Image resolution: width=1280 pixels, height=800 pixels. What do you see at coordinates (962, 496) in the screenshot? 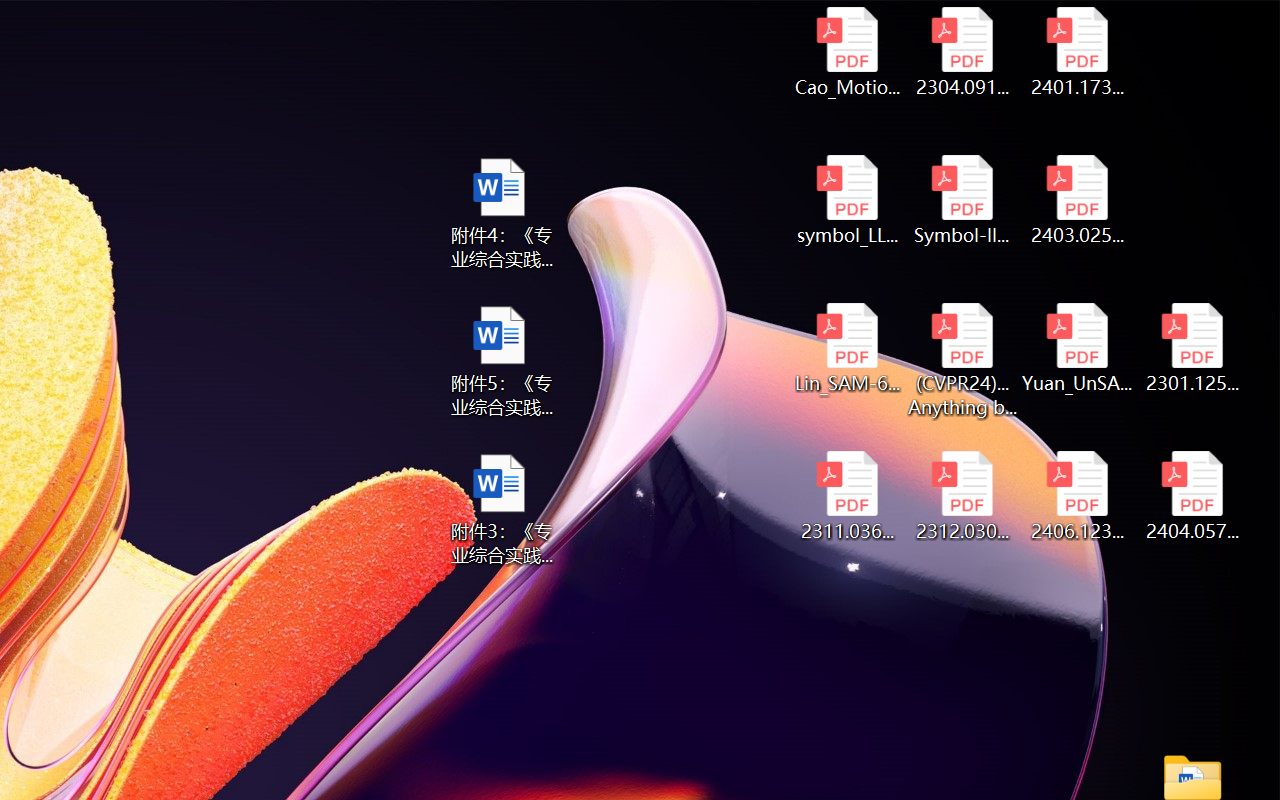
I see `'2312.03032v2.pdf'` at bounding box center [962, 496].